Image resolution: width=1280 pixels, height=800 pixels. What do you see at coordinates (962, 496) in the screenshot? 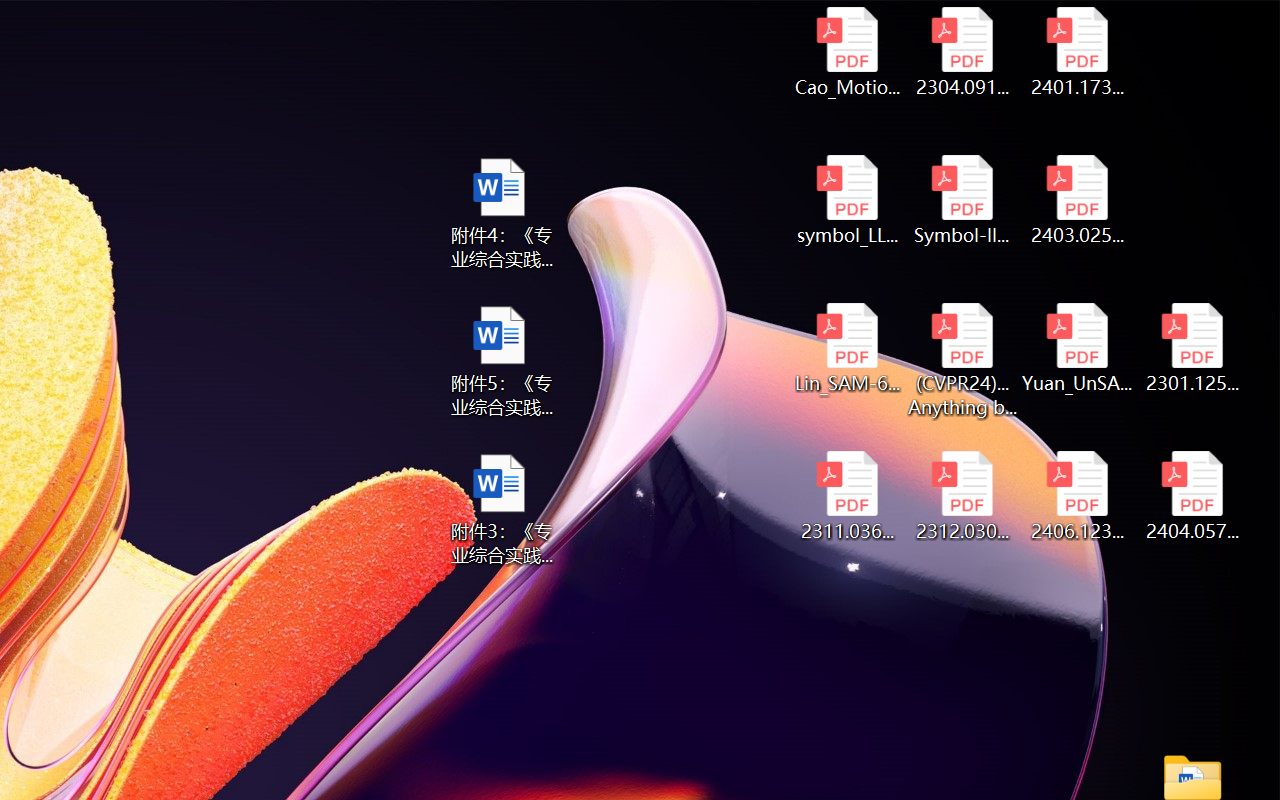
I see `'2312.03032v2.pdf'` at bounding box center [962, 496].